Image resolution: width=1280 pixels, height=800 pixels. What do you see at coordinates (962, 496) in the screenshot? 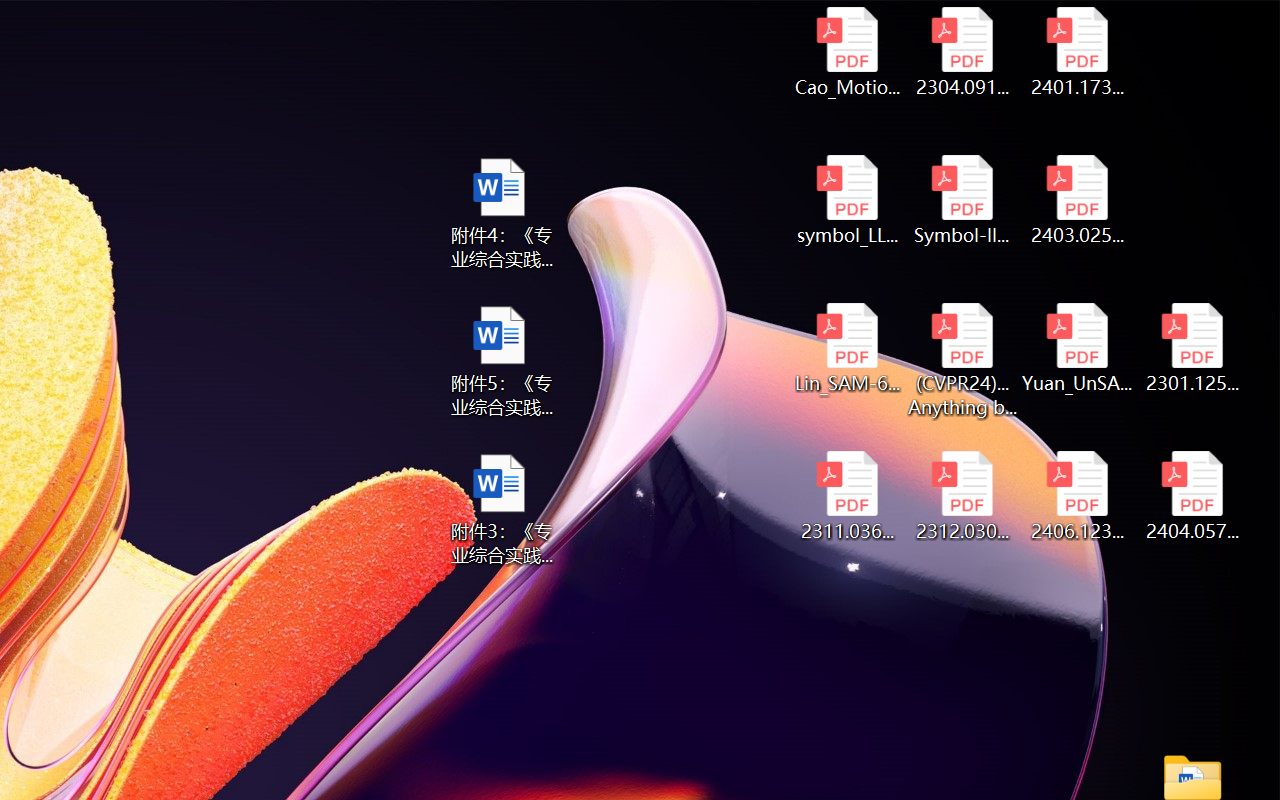
I see `'2312.03032v2.pdf'` at bounding box center [962, 496].